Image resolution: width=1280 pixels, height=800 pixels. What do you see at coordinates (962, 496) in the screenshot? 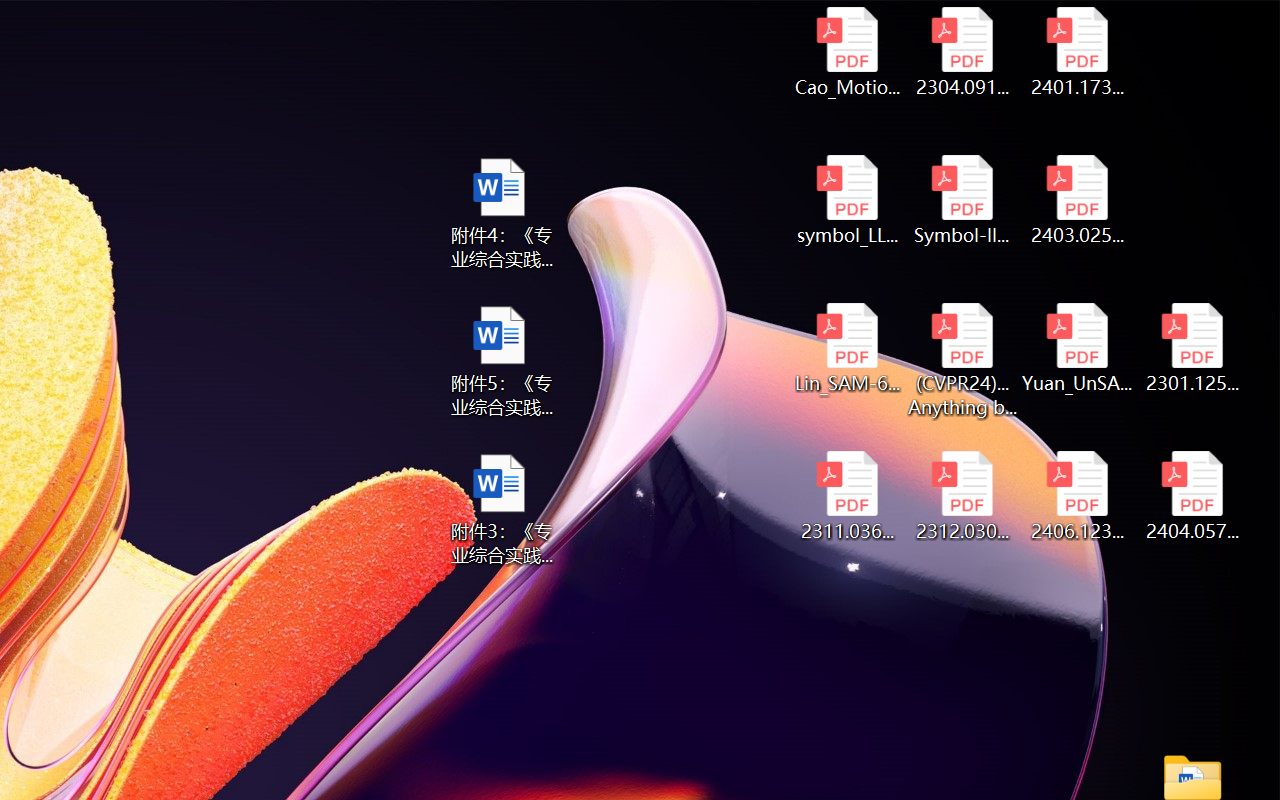
I see `'2312.03032v2.pdf'` at bounding box center [962, 496].